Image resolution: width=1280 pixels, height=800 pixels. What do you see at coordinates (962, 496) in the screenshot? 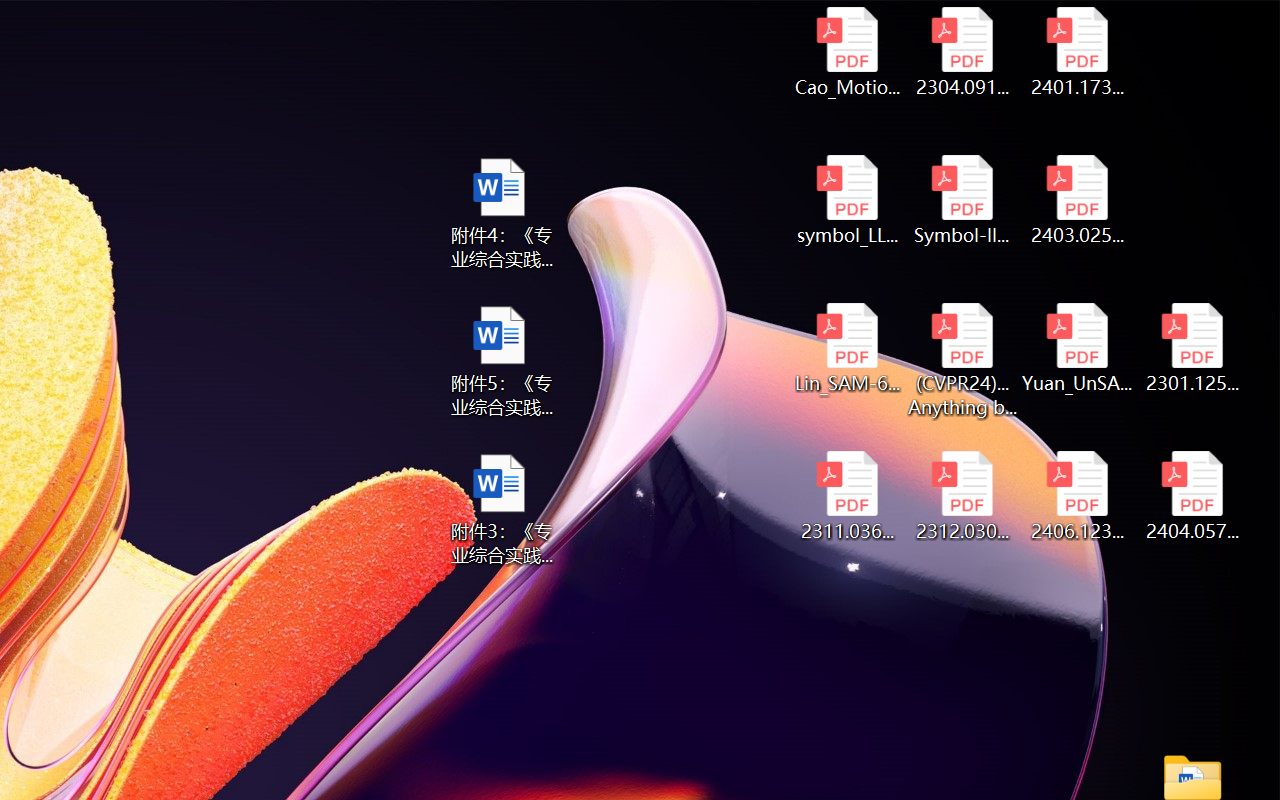
I see `'2312.03032v2.pdf'` at bounding box center [962, 496].